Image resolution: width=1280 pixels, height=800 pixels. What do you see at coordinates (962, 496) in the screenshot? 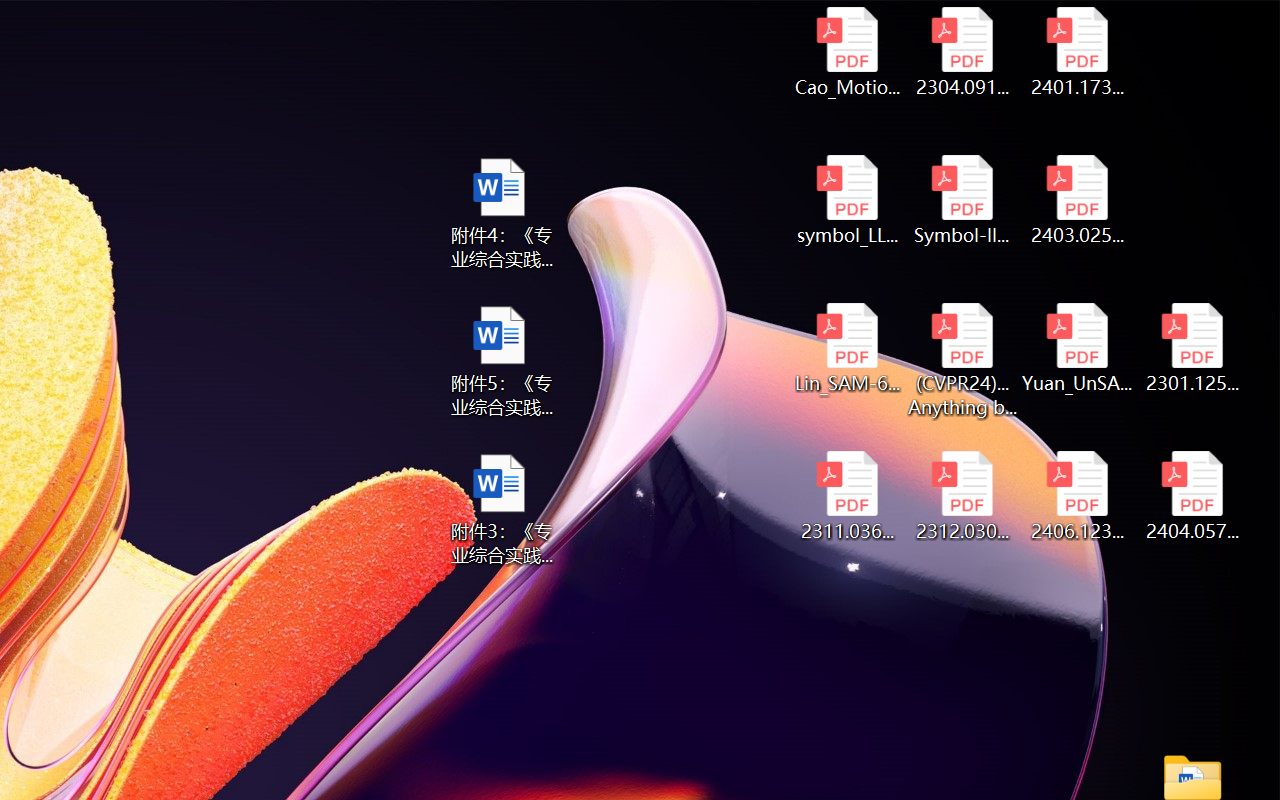
I see `'2312.03032v2.pdf'` at bounding box center [962, 496].